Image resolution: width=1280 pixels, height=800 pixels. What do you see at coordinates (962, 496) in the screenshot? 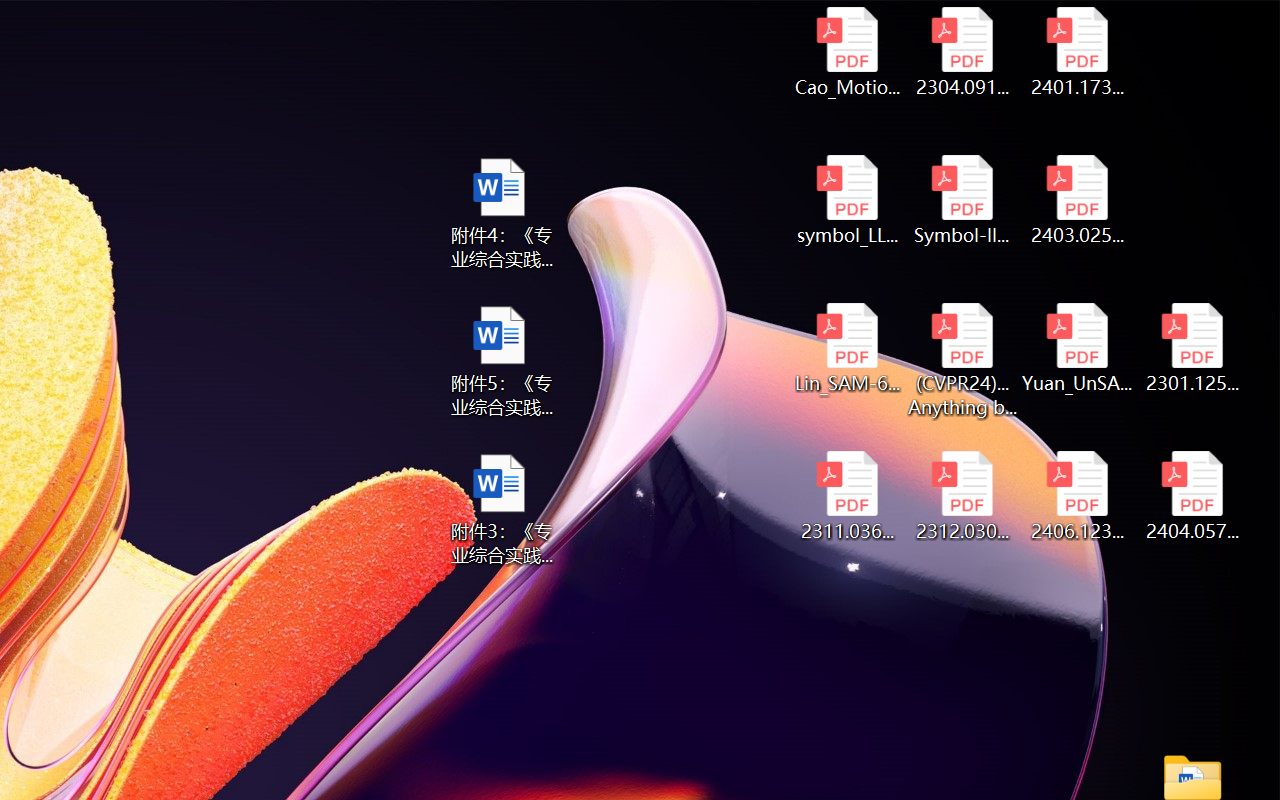
I see `'2312.03032v2.pdf'` at bounding box center [962, 496].